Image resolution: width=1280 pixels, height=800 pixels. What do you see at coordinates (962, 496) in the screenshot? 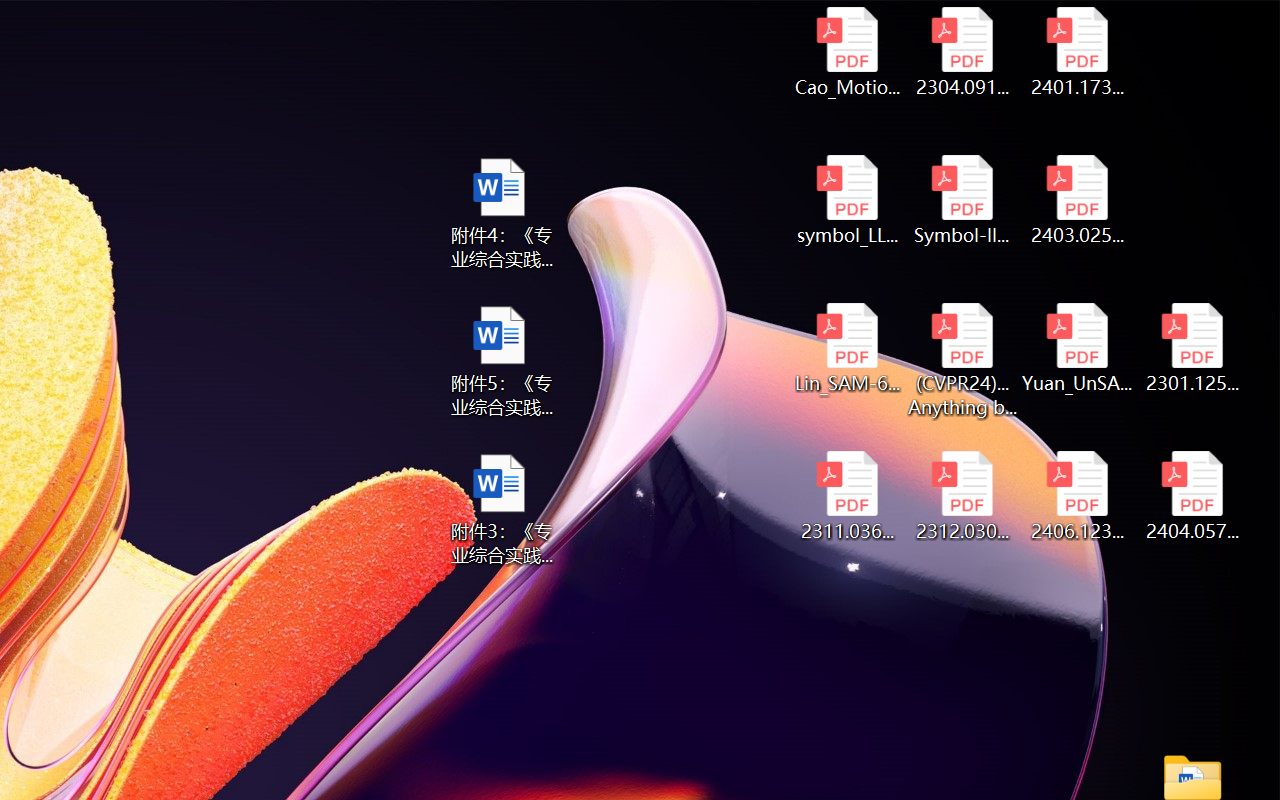
I see `'2312.03032v2.pdf'` at bounding box center [962, 496].